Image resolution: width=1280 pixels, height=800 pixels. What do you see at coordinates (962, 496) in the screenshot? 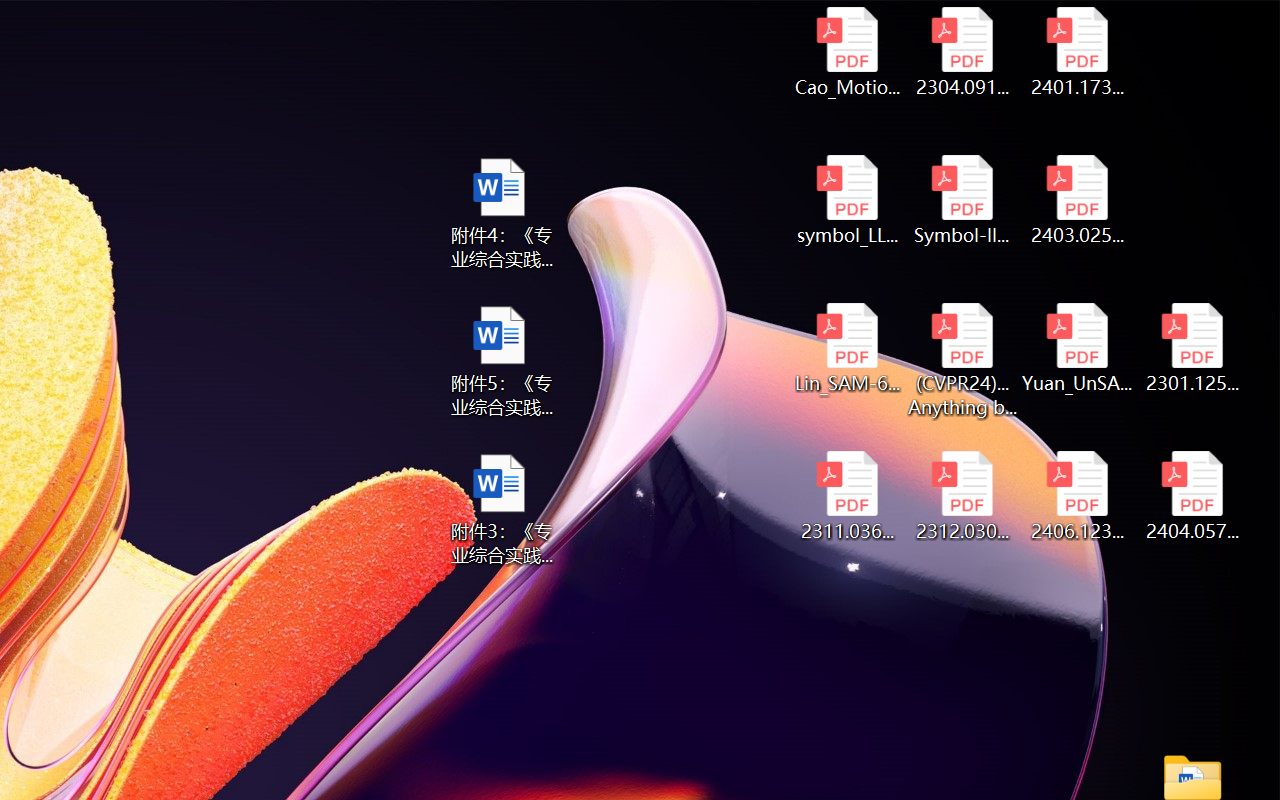
I see `'2312.03032v2.pdf'` at bounding box center [962, 496].